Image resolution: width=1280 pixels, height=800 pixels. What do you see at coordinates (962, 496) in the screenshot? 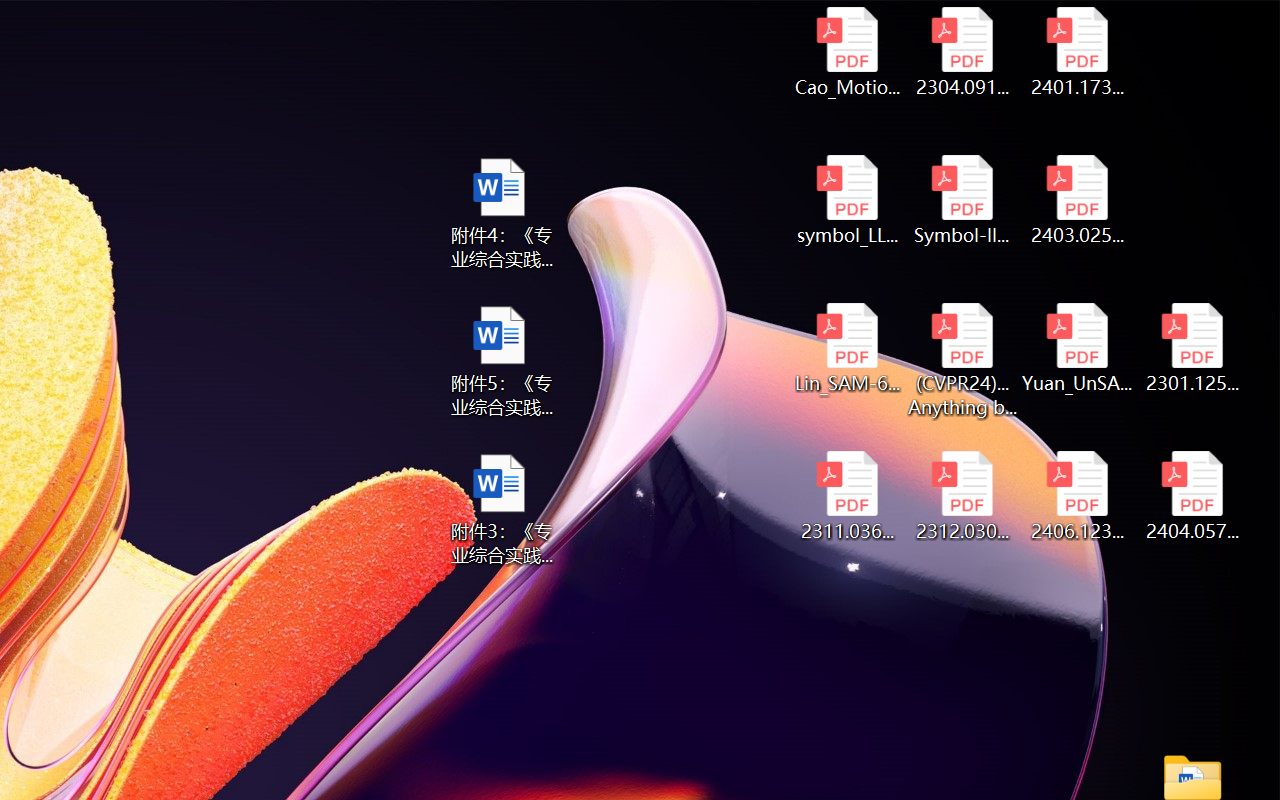
I see `'2312.03032v2.pdf'` at bounding box center [962, 496].